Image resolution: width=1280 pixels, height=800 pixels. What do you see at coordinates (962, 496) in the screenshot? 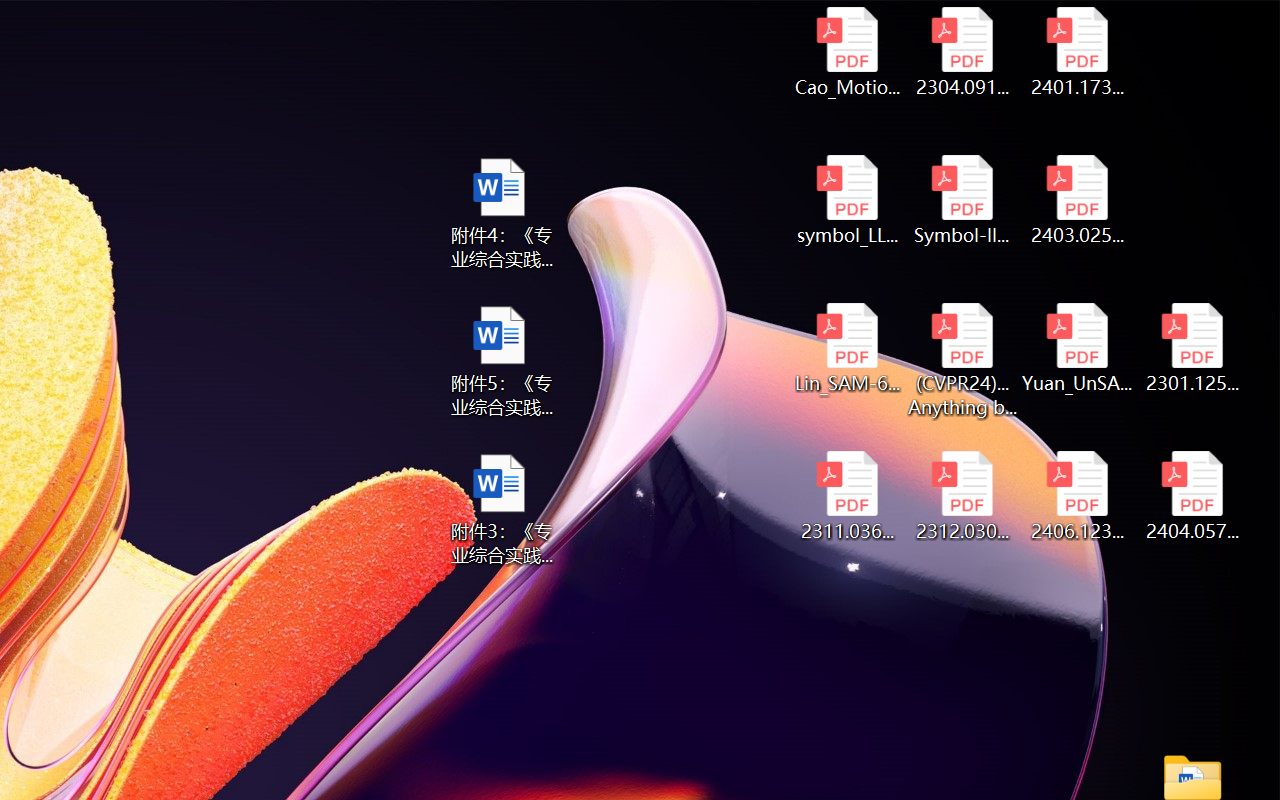
I see `'2312.03032v2.pdf'` at bounding box center [962, 496].